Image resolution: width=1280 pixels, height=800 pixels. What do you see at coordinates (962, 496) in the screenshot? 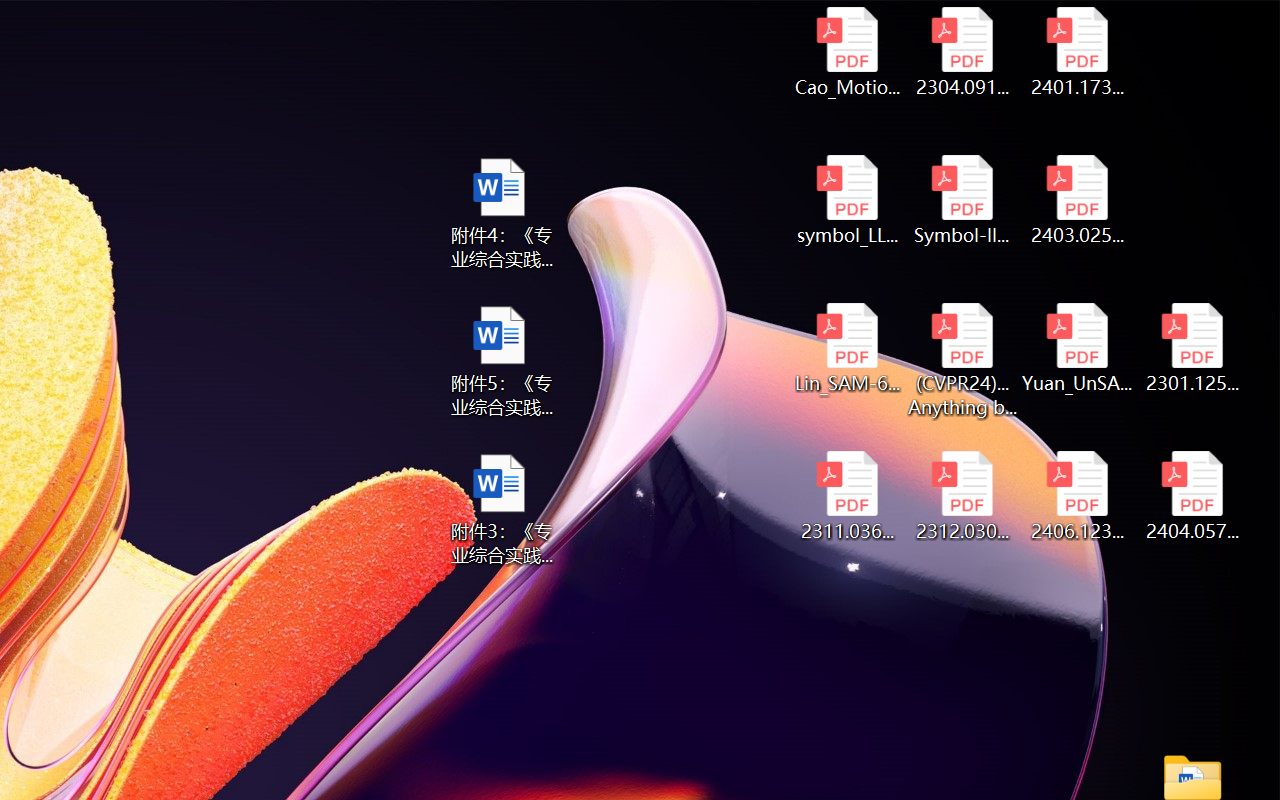
I see `'2312.03032v2.pdf'` at bounding box center [962, 496].